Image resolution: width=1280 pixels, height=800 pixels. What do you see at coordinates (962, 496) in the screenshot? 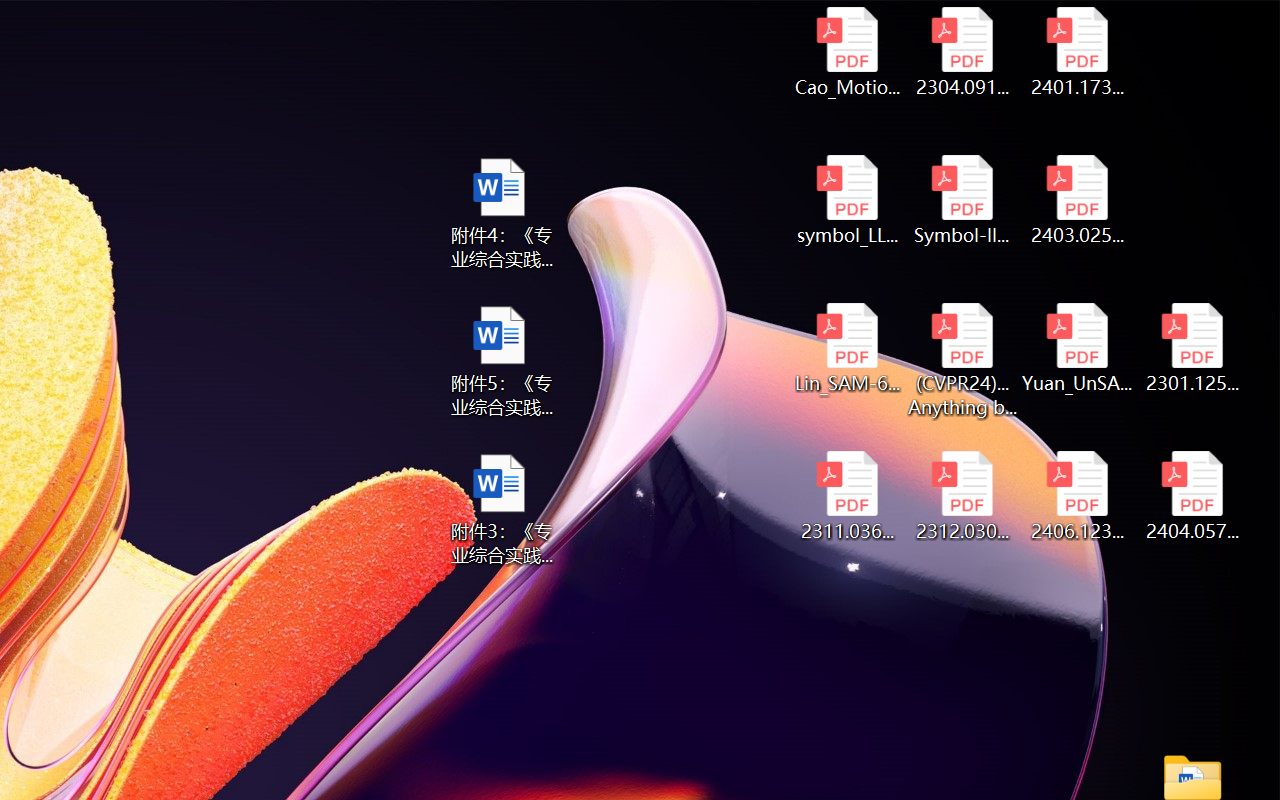
I see `'2312.03032v2.pdf'` at bounding box center [962, 496].